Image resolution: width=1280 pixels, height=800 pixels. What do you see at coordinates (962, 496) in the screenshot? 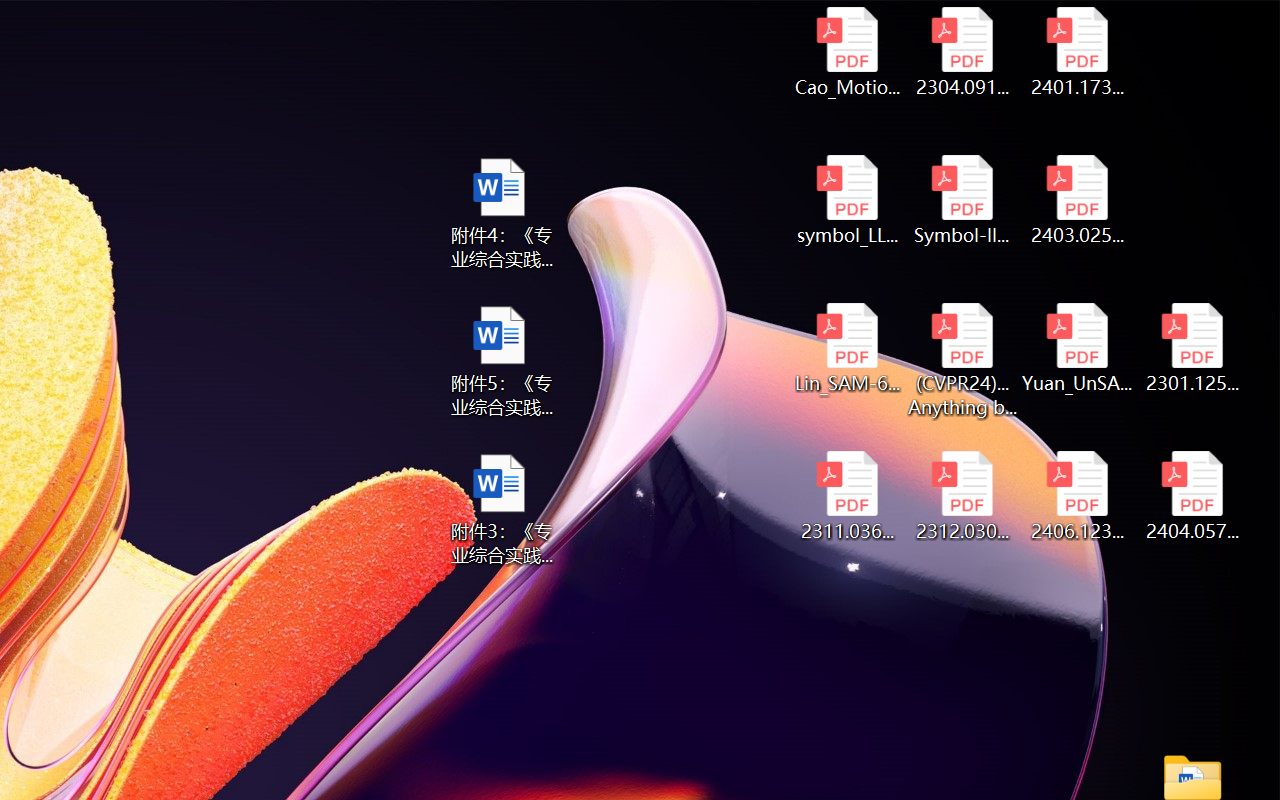
I see `'2312.03032v2.pdf'` at bounding box center [962, 496].